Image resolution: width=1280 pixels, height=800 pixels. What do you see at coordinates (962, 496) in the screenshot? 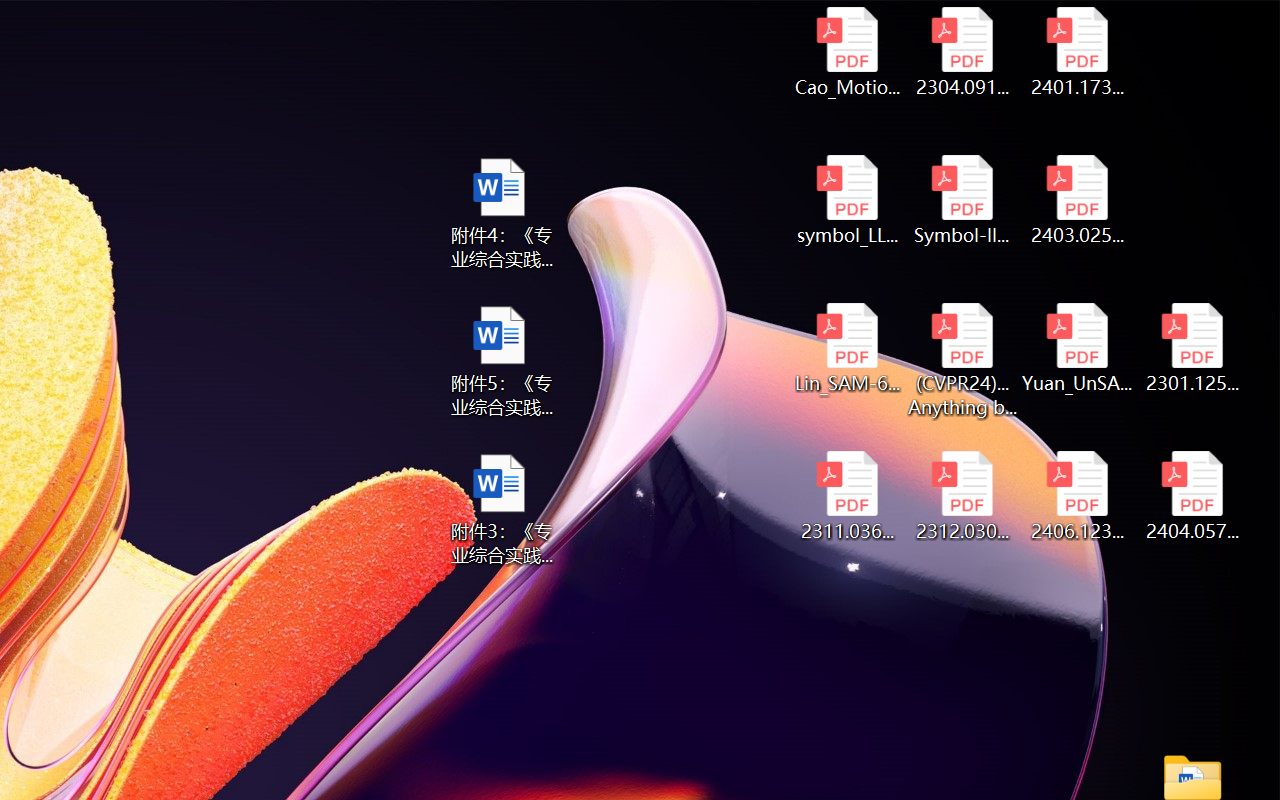
I see `'2312.03032v2.pdf'` at bounding box center [962, 496].